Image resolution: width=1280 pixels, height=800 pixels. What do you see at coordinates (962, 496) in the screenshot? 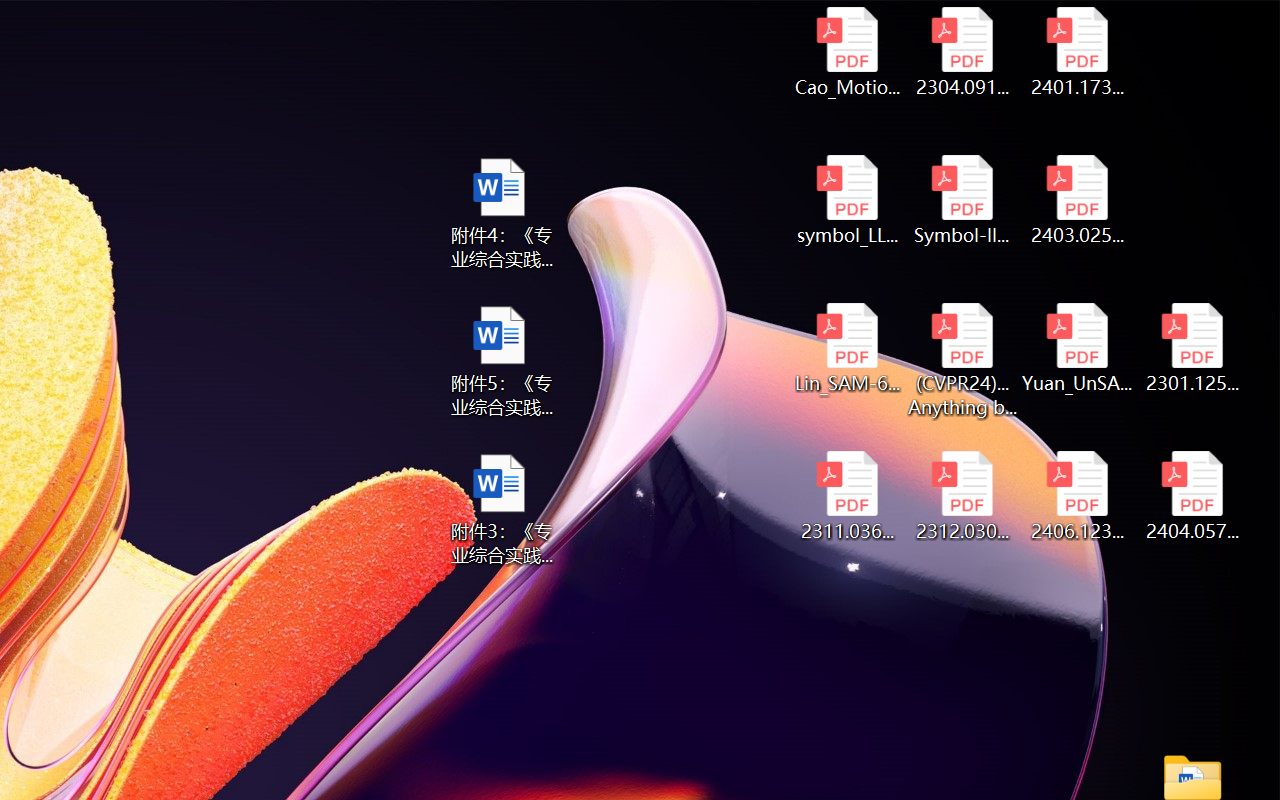
I see `'2312.03032v2.pdf'` at bounding box center [962, 496].